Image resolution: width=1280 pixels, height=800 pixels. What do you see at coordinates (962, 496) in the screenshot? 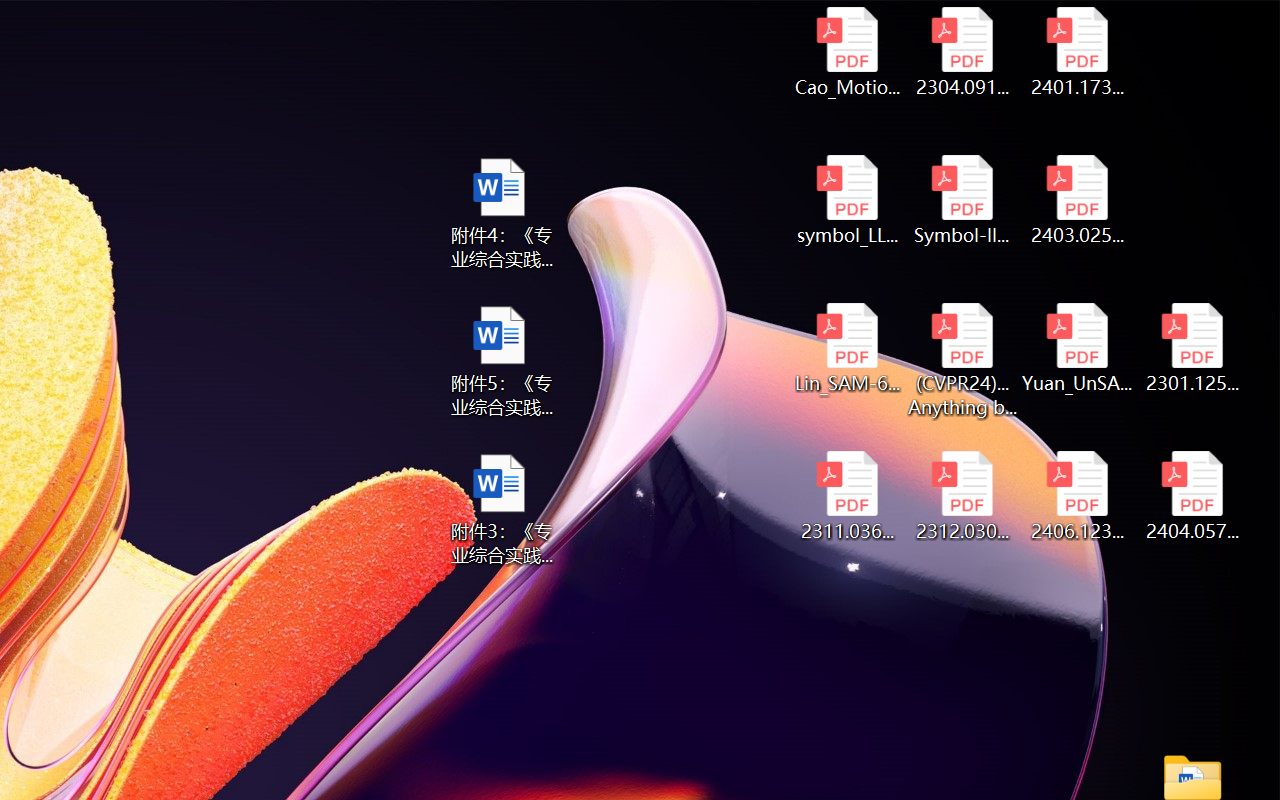
I see `'2312.03032v2.pdf'` at bounding box center [962, 496].